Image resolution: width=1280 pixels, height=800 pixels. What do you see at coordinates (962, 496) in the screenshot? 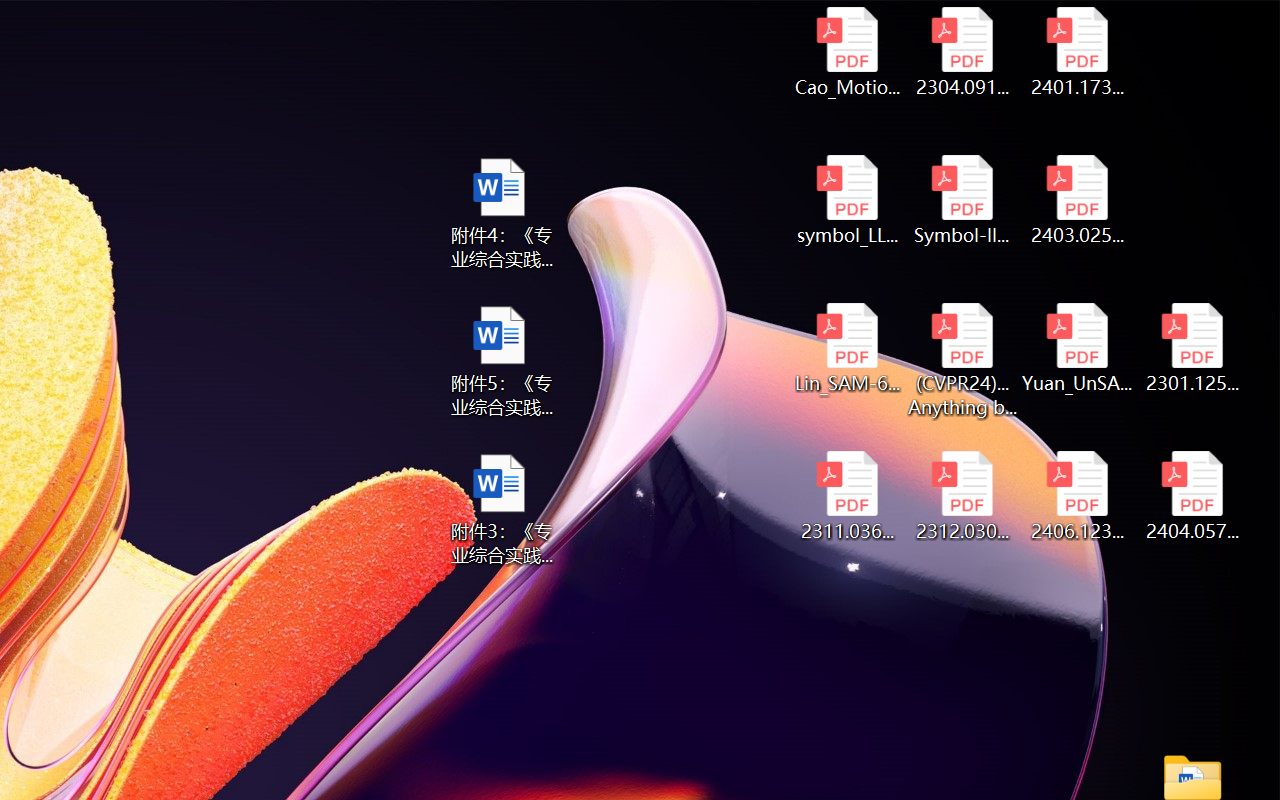
I see `'2312.03032v2.pdf'` at bounding box center [962, 496].